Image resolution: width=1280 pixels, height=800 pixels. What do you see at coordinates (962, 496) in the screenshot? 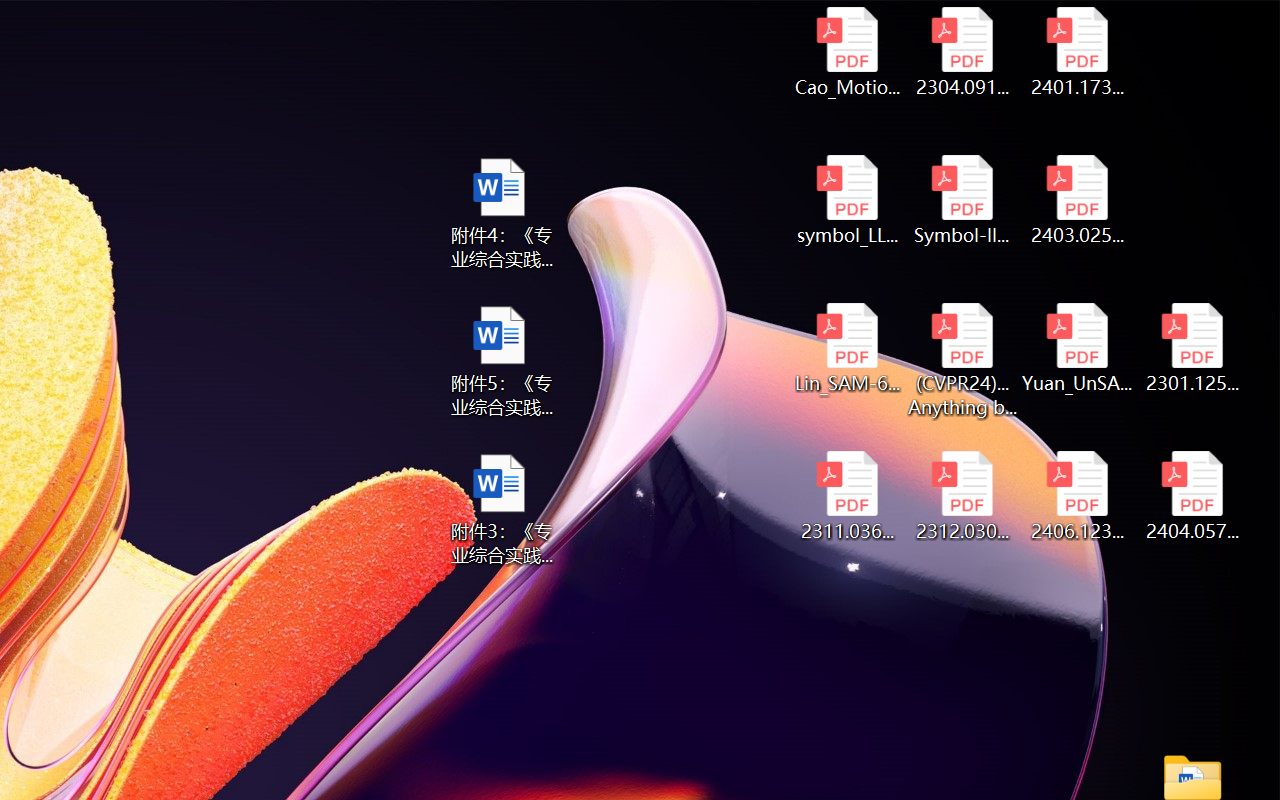
I see `'2312.03032v2.pdf'` at bounding box center [962, 496].